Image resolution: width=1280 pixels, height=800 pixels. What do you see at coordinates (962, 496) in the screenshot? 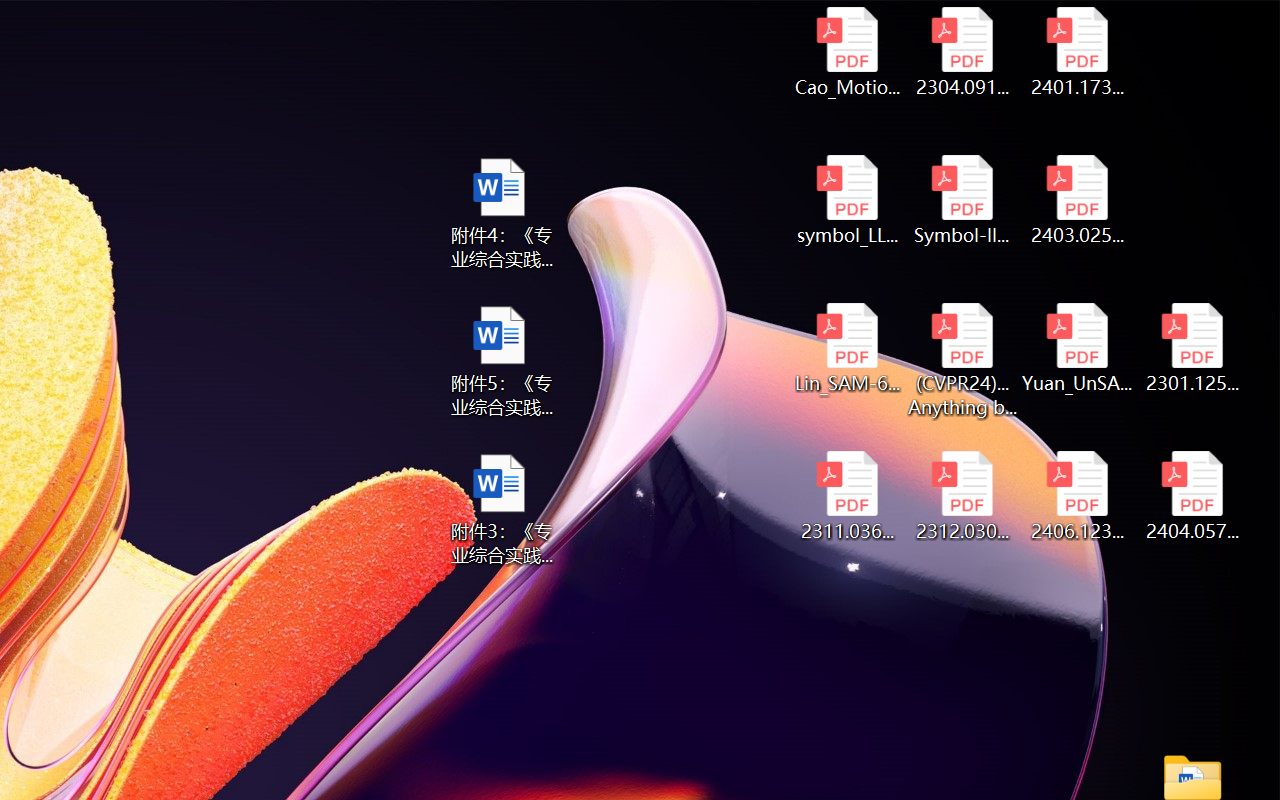
I see `'2312.03032v2.pdf'` at bounding box center [962, 496].